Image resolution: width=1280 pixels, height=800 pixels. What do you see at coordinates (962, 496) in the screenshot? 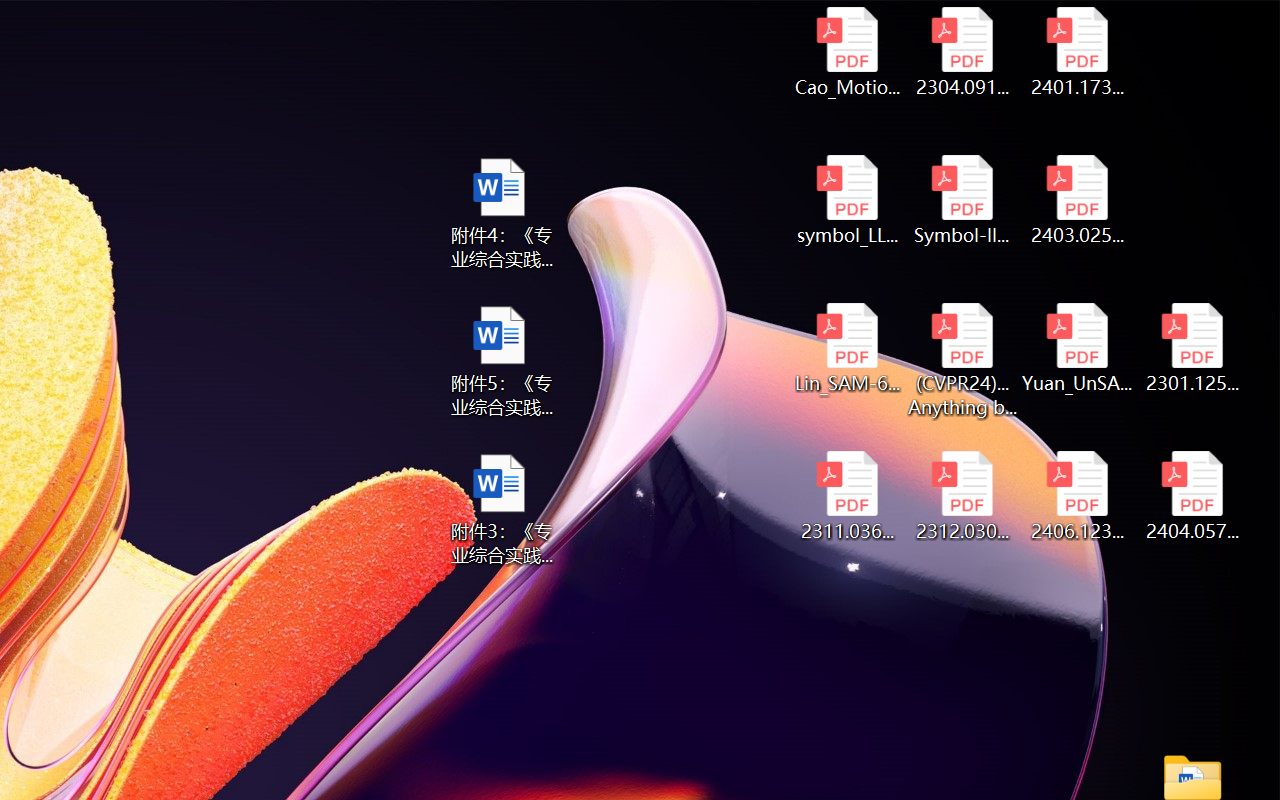
I see `'2312.03032v2.pdf'` at bounding box center [962, 496].